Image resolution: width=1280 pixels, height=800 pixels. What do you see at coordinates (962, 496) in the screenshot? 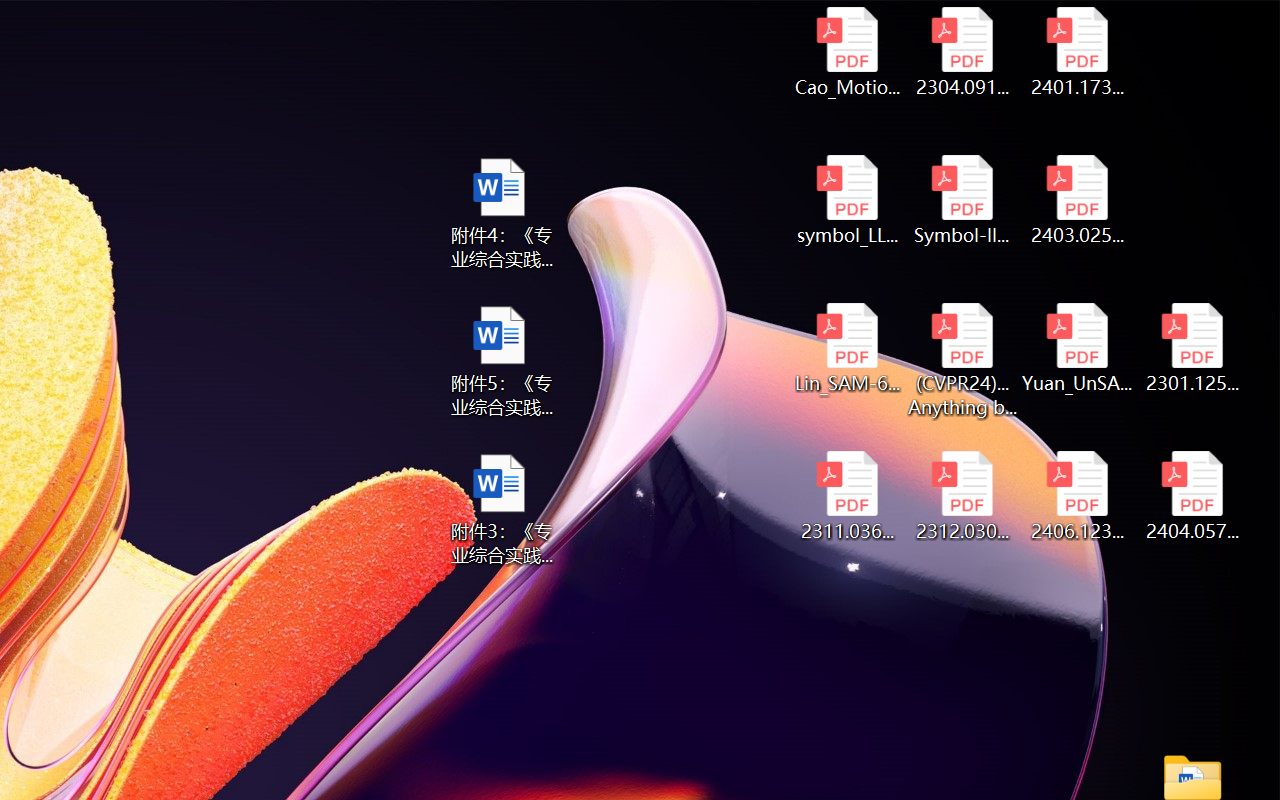
I see `'2312.03032v2.pdf'` at bounding box center [962, 496].